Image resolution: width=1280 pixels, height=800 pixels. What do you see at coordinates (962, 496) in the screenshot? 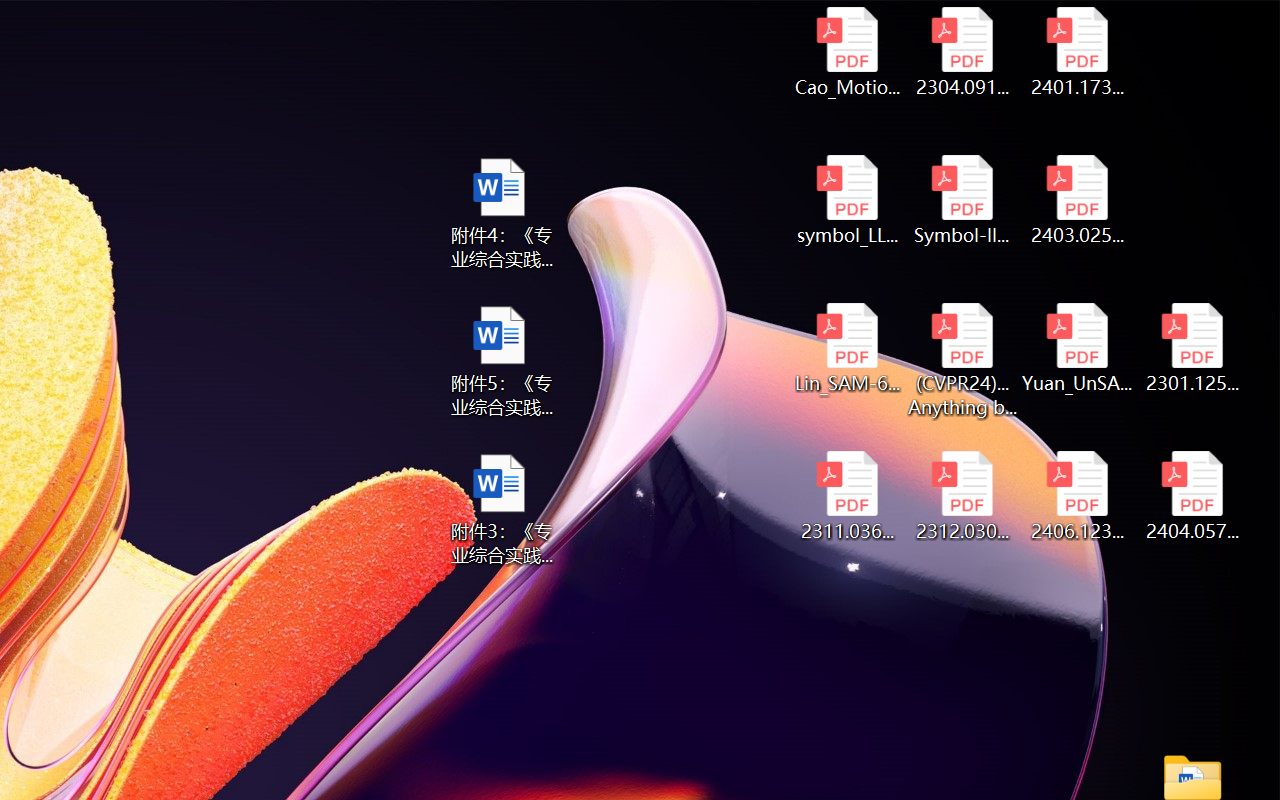
I see `'2312.03032v2.pdf'` at bounding box center [962, 496].